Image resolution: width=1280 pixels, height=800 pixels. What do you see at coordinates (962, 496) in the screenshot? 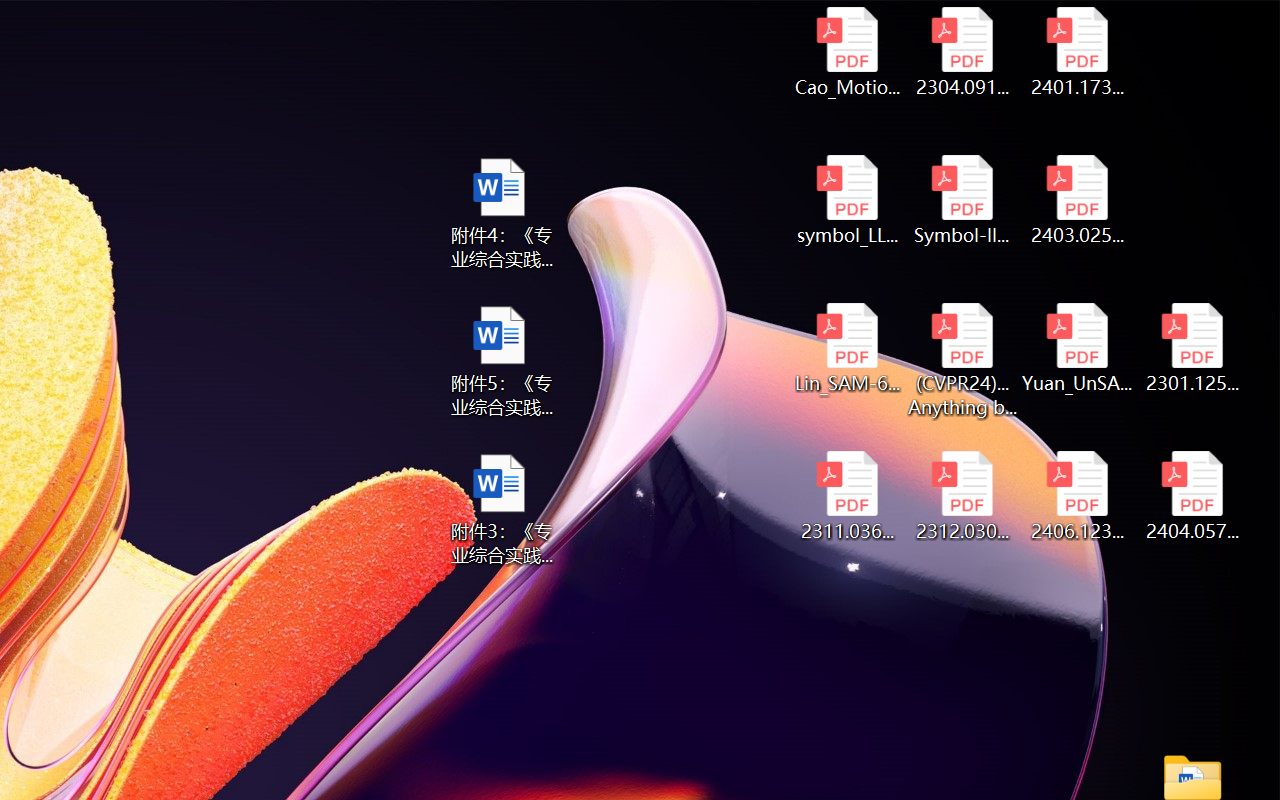
I see `'2312.03032v2.pdf'` at bounding box center [962, 496].